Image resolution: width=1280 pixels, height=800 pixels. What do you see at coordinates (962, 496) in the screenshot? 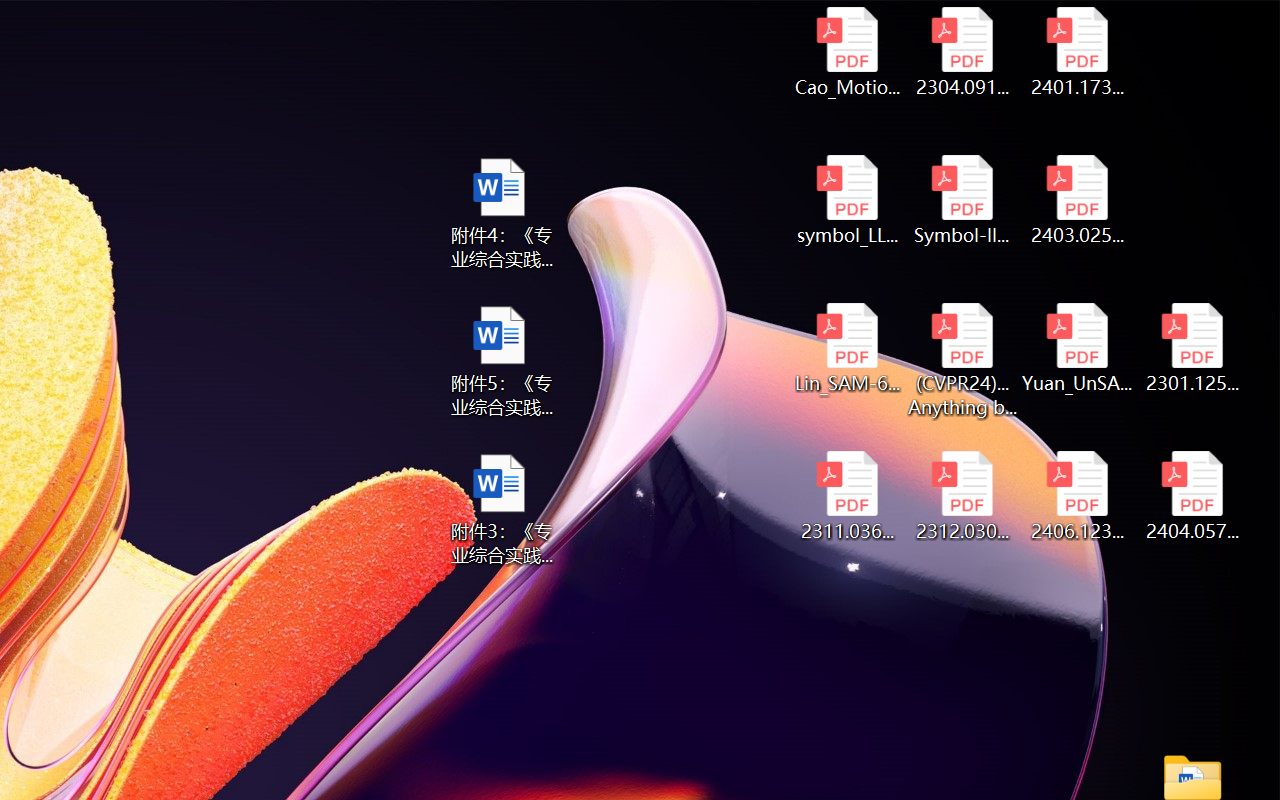
I see `'2312.03032v2.pdf'` at bounding box center [962, 496].